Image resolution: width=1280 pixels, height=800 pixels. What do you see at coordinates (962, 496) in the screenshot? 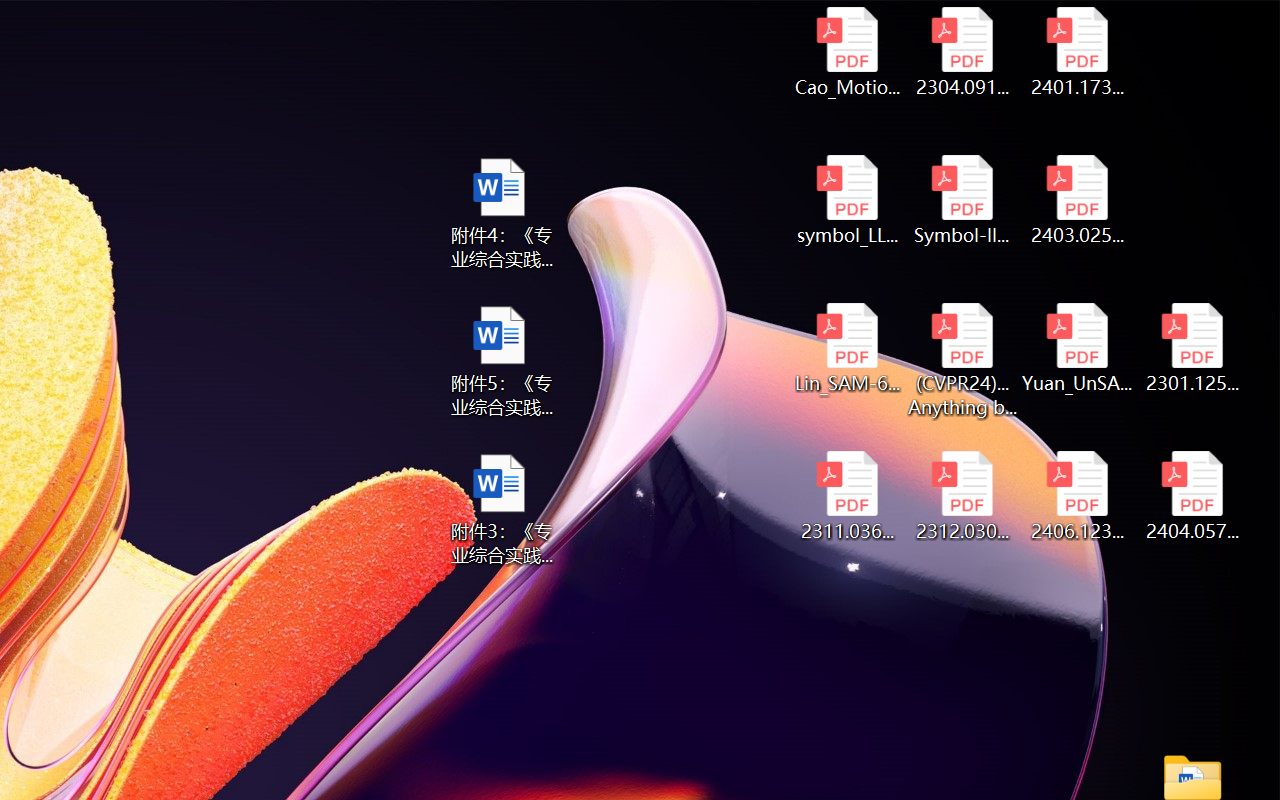
I see `'2312.03032v2.pdf'` at bounding box center [962, 496].